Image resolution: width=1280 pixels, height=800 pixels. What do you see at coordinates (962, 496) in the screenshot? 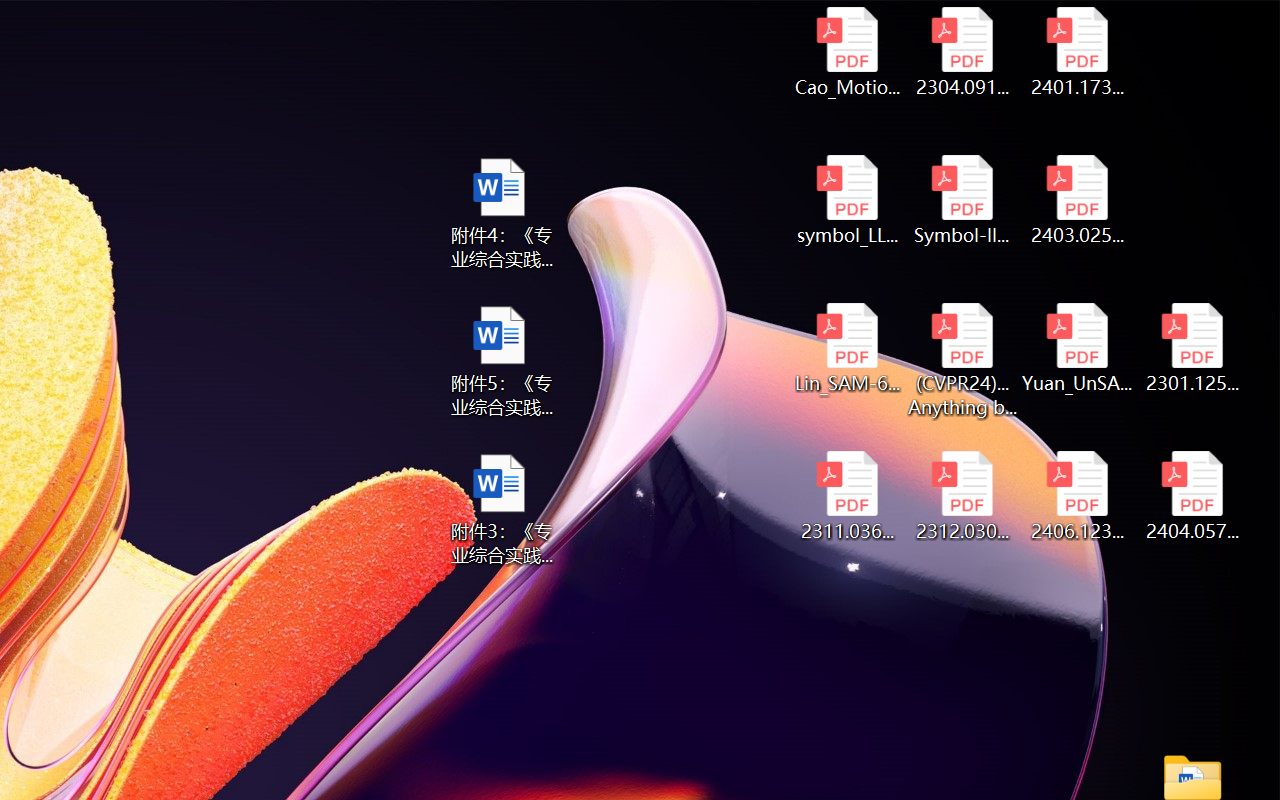
I see `'2312.03032v2.pdf'` at bounding box center [962, 496].